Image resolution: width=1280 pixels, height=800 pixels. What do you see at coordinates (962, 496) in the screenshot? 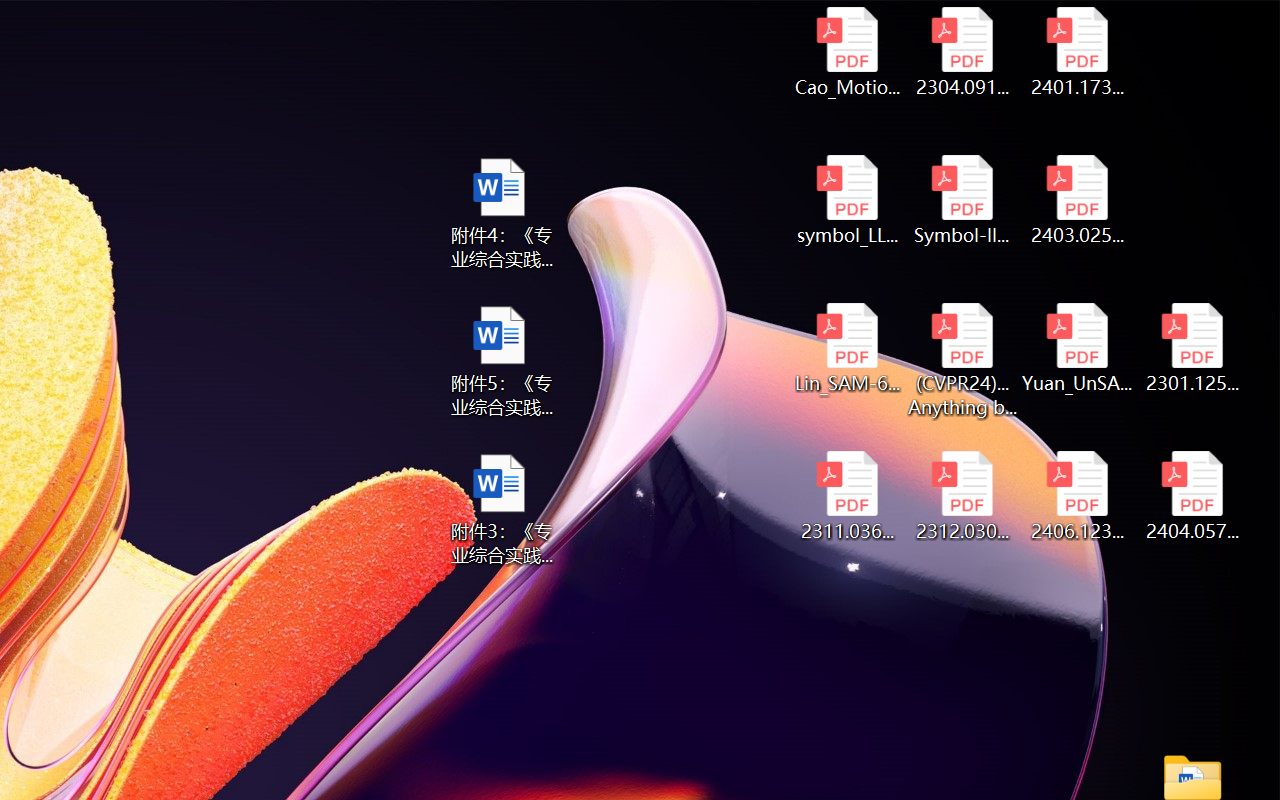
I see `'2312.03032v2.pdf'` at bounding box center [962, 496].